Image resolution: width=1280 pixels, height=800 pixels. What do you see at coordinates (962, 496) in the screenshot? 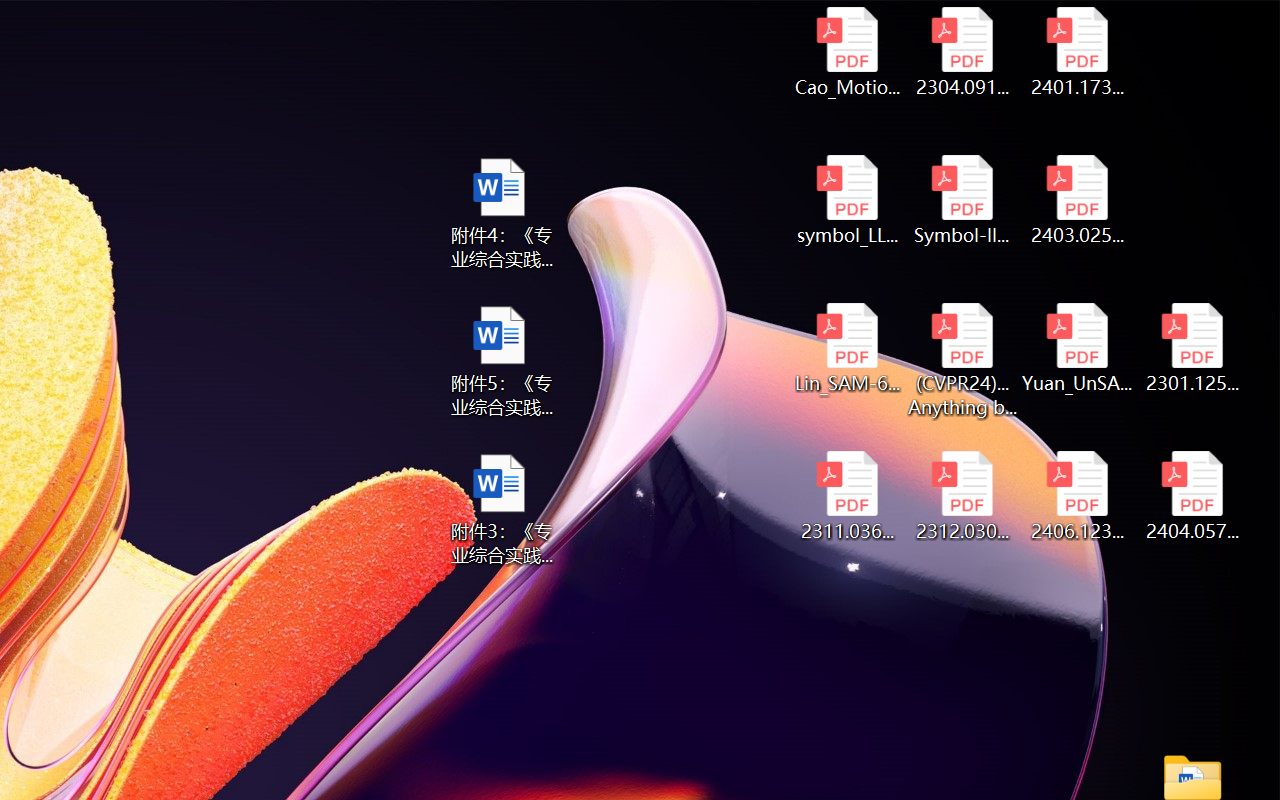
I see `'2312.03032v2.pdf'` at bounding box center [962, 496].